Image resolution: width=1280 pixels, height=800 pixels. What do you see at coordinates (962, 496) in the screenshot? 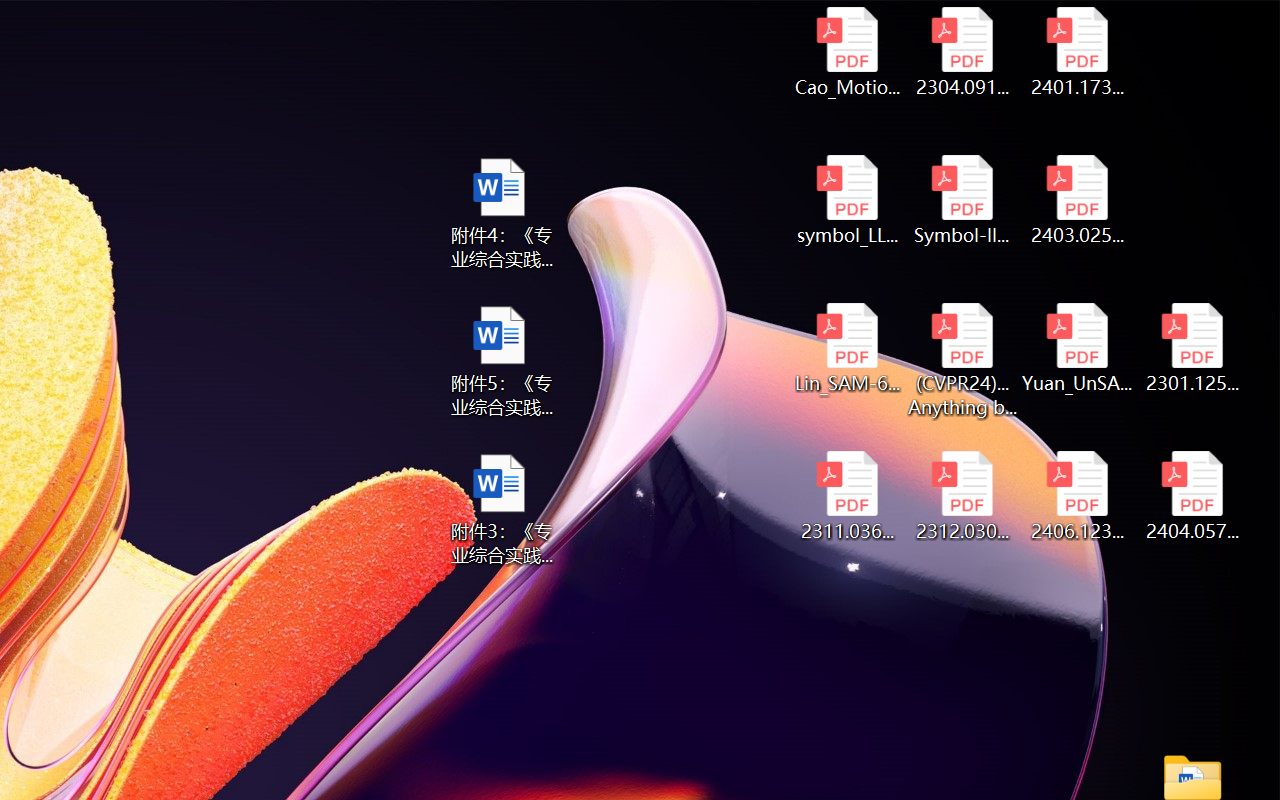
I see `'2312.03032v2.pdf'` at bounding box center [962, 496].